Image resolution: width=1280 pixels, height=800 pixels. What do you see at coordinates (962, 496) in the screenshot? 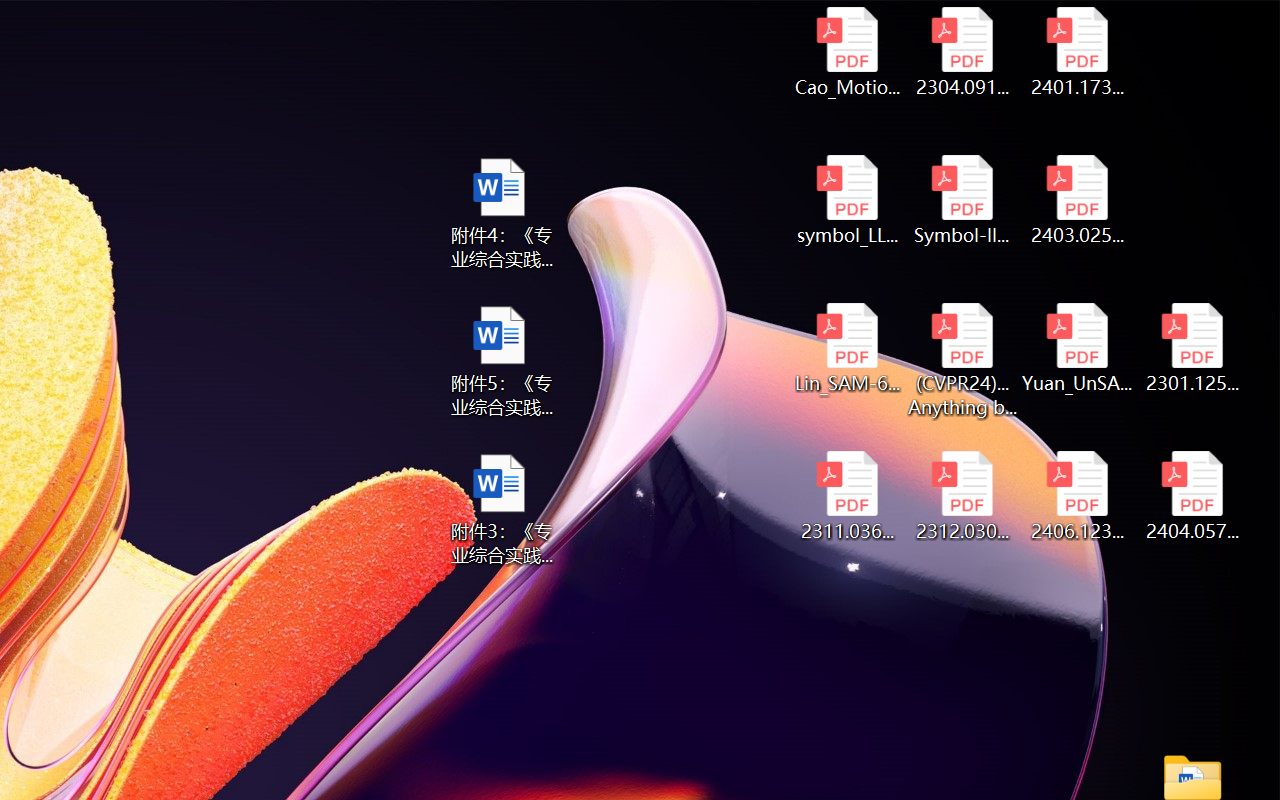
I see `'2312.03032v2.pdf'` at bounding box center [962, 496].